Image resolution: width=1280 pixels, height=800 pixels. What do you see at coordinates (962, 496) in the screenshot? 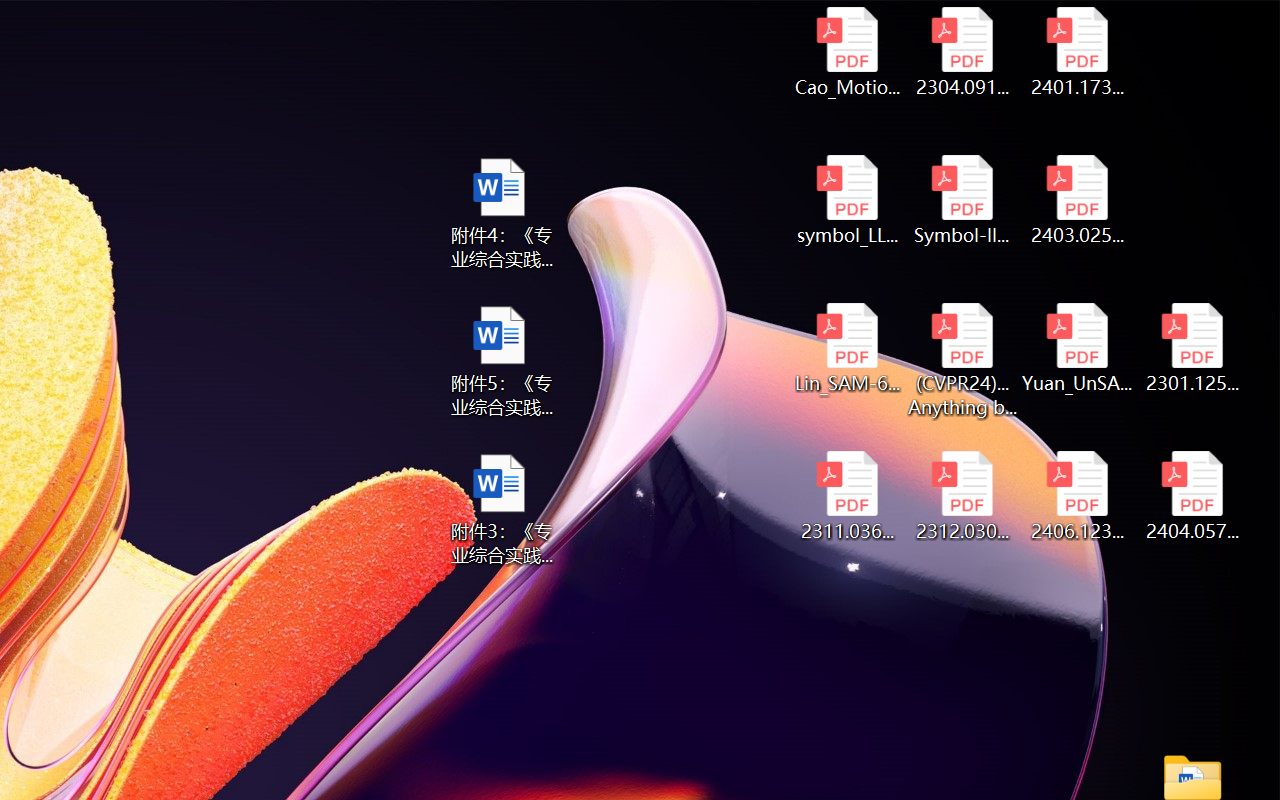
I see `'2312.03032v2.pdf'` at bounding box center [962, 496].